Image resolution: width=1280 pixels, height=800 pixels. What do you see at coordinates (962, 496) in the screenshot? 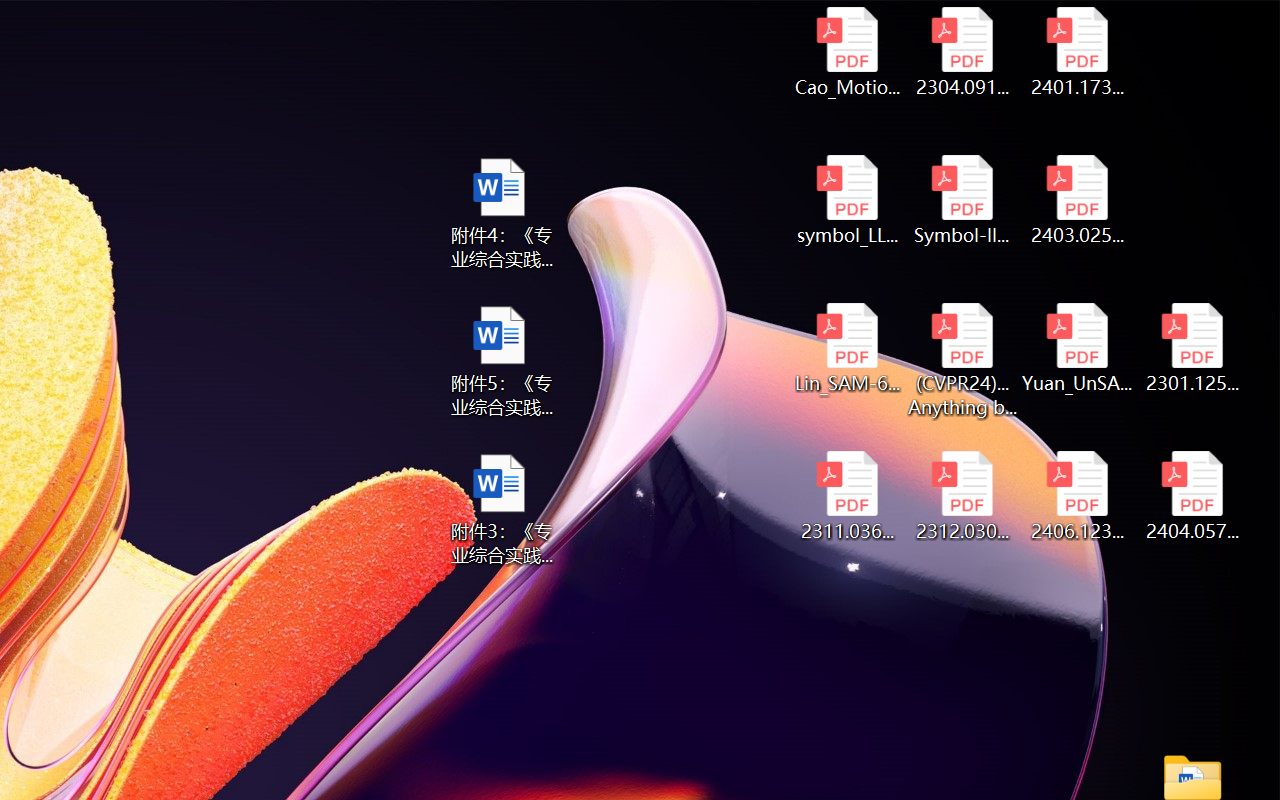
I see `'2312.03032v2.pdf'` at bounding box center [962, 496].